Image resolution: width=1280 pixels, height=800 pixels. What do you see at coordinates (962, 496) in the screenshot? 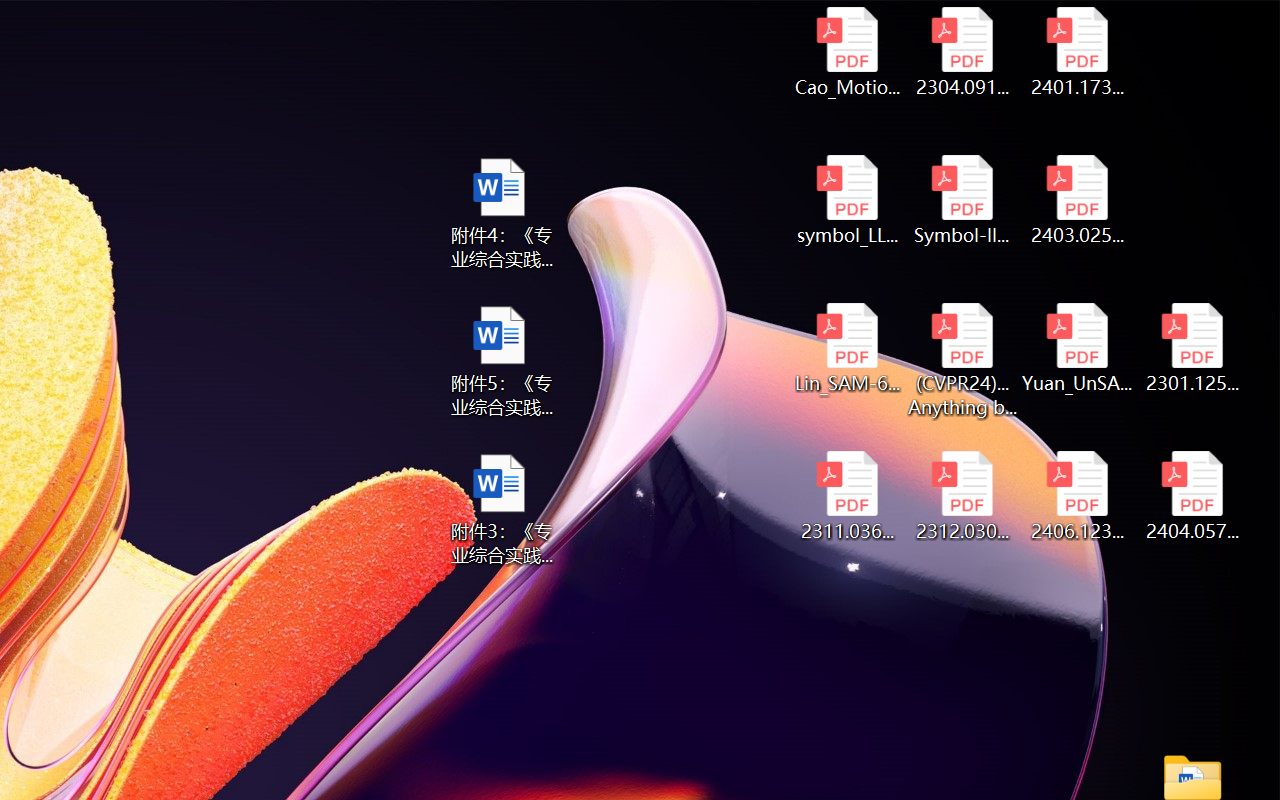
I see `'2312.03032v2.pdf'` at bounding box center [962, 496].